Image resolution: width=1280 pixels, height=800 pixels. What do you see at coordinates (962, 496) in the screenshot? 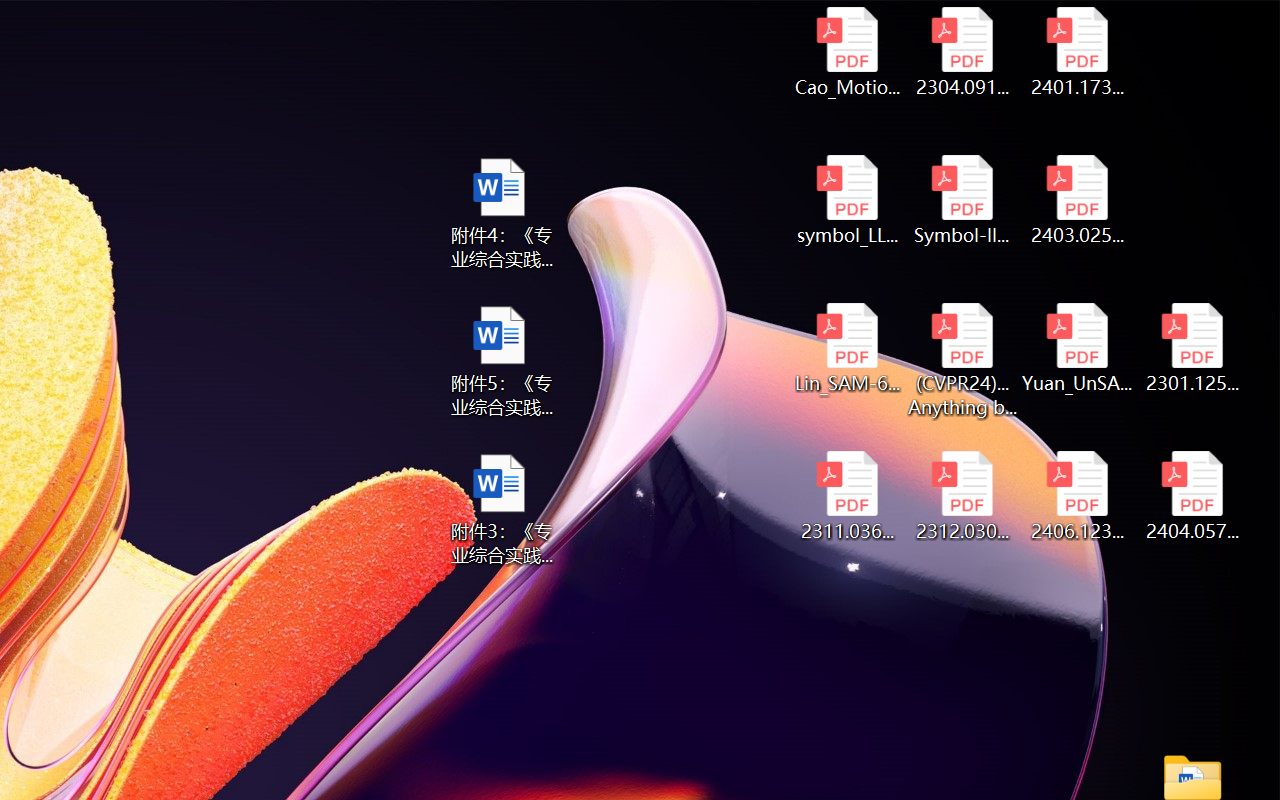
I see `'2312.03032v2.pdf'` at bounding box center [962, 496].